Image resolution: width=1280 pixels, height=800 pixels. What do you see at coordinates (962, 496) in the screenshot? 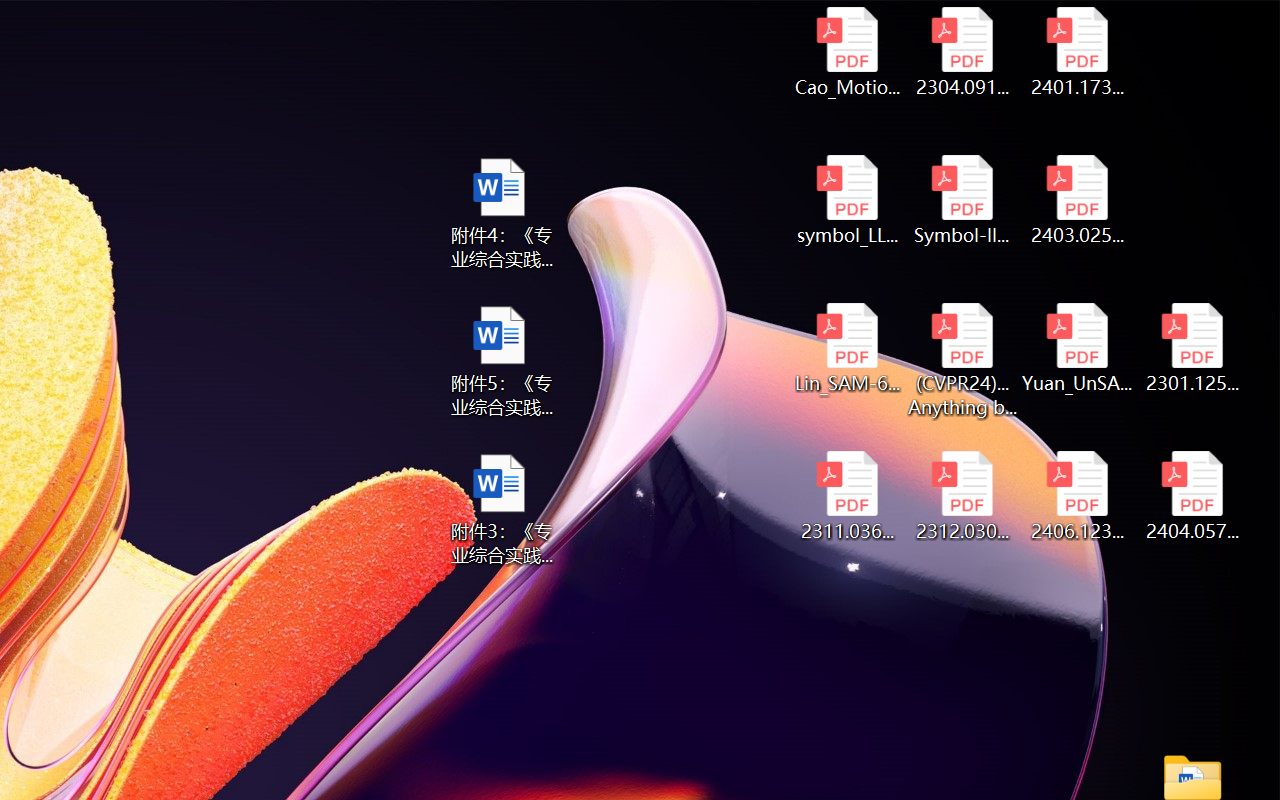
I see `'2312.03032v2.pdf'` at bounding box center [962, 496].